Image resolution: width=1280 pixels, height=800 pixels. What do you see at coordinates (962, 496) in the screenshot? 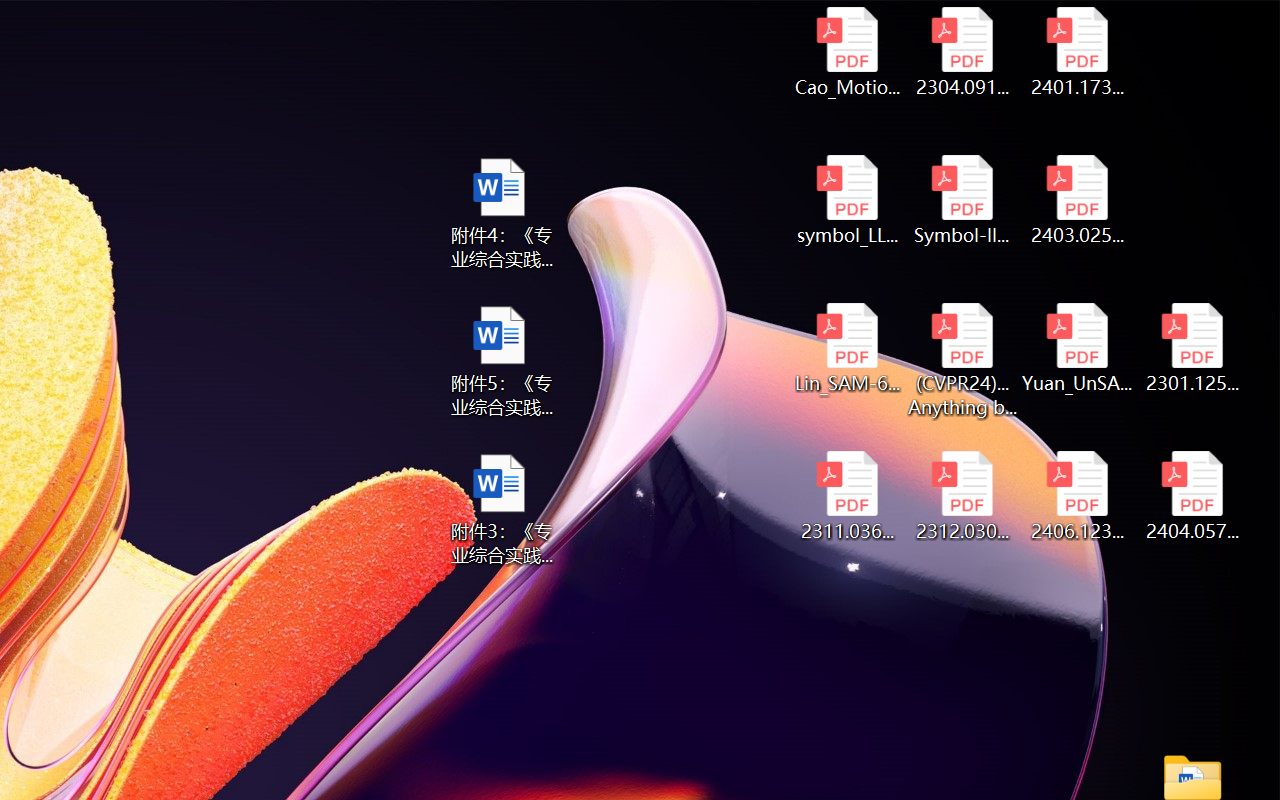
I see `'2312.03032v2.pdf'` at bounding box center [962, 496].